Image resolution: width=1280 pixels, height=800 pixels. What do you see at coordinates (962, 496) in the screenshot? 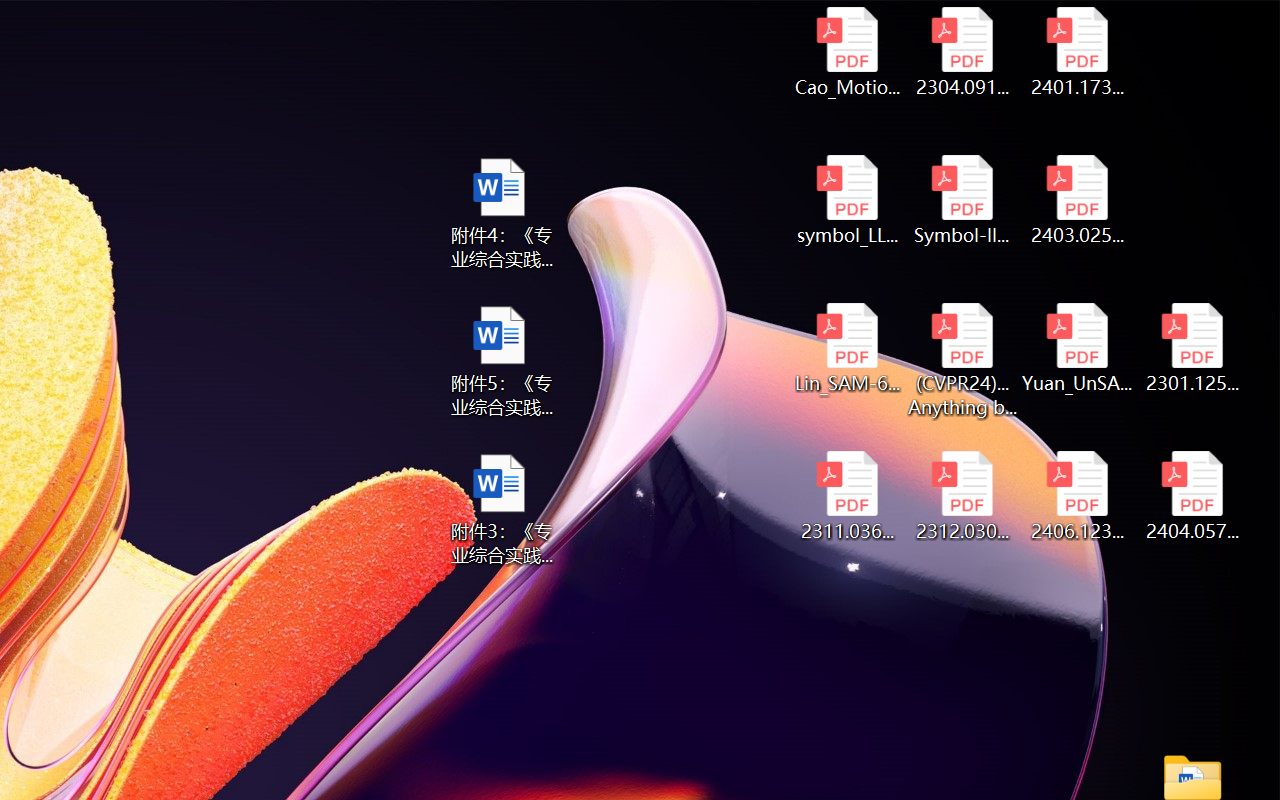
I see `'2312.03032v2.pdf'` at bounding box center [962, 496].